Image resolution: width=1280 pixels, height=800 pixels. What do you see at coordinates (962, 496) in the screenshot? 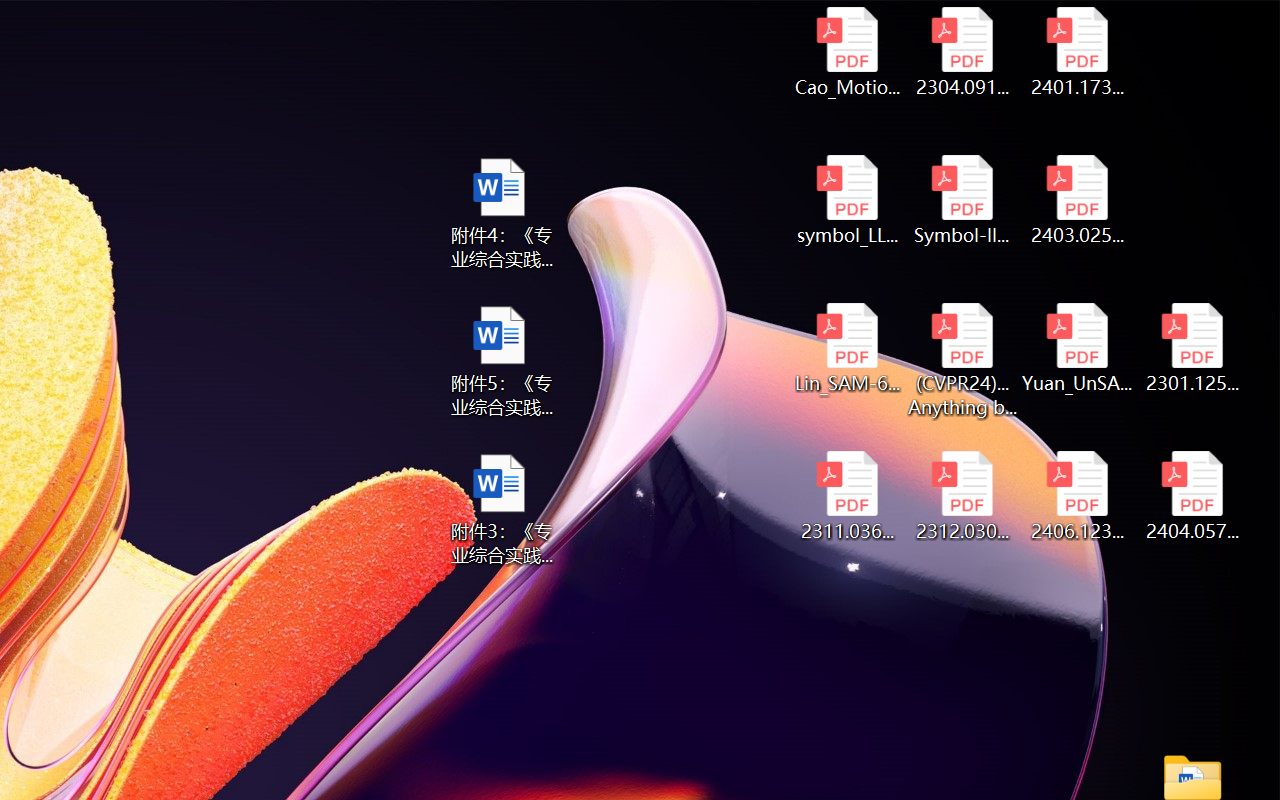
I see `'2312.03032v2.pdf'` at bounding box center [962, 496].